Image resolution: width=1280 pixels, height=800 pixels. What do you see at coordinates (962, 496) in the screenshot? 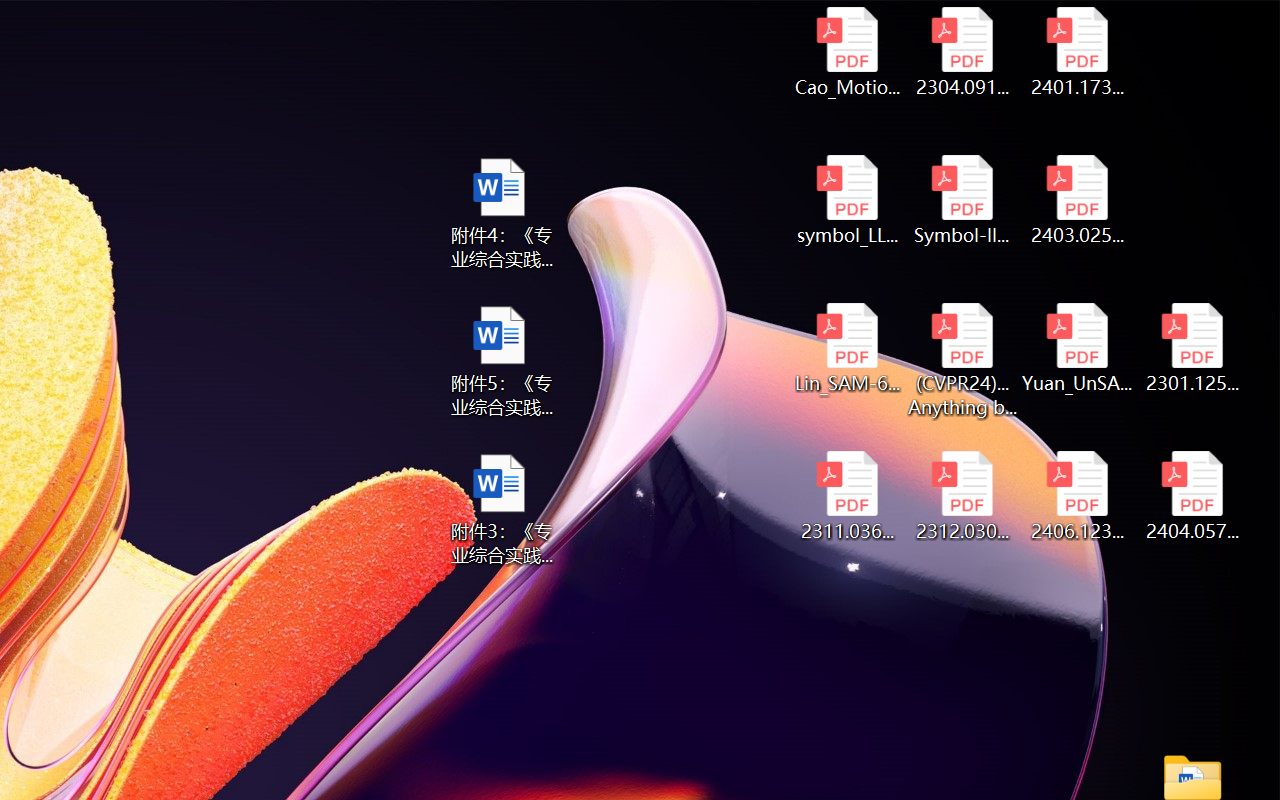
I see `'2312.03032v2.pdf'` at bounding box center [962, 496].